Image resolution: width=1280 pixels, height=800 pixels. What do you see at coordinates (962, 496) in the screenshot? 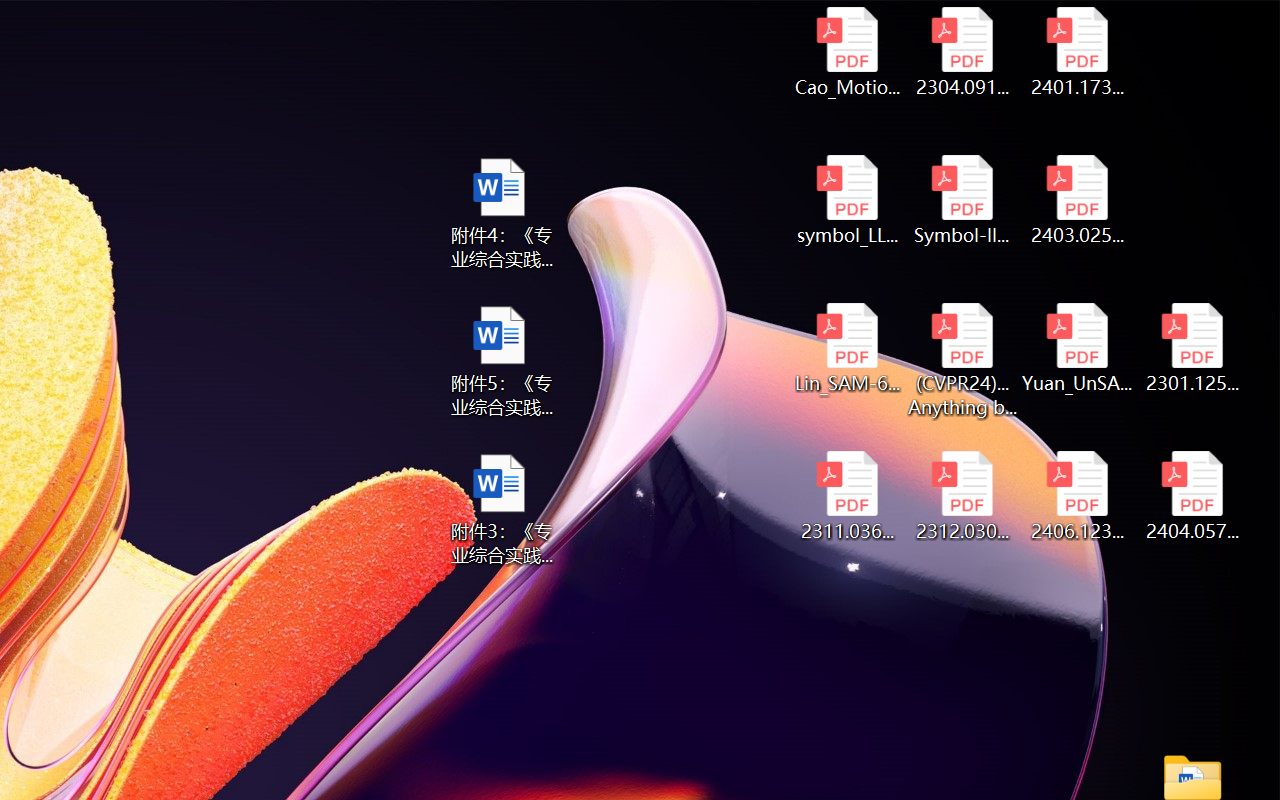
I see `'2312.03032v2.pdf'` at bounding box center [962, 496].